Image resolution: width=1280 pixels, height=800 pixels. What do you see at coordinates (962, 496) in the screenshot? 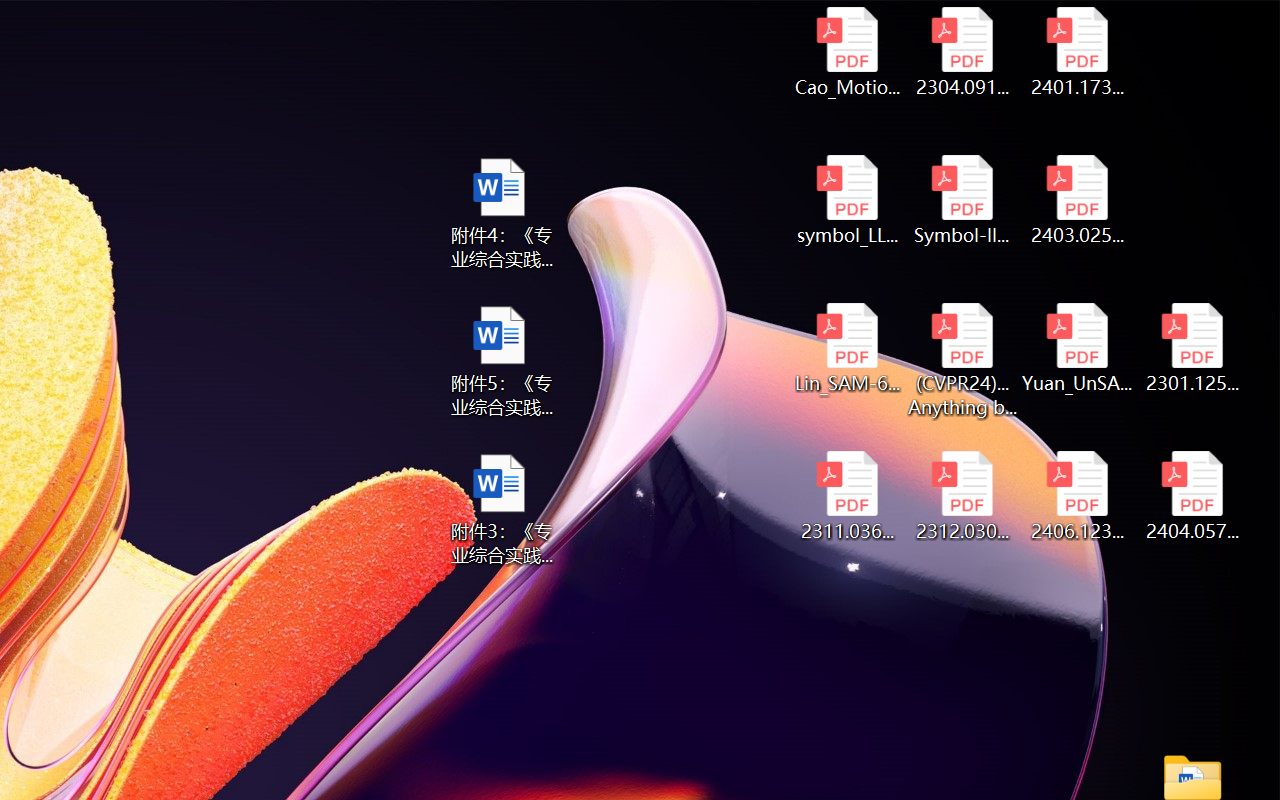
I see `'2312.03032v2.pdf'` at bounding box center [962, 496].